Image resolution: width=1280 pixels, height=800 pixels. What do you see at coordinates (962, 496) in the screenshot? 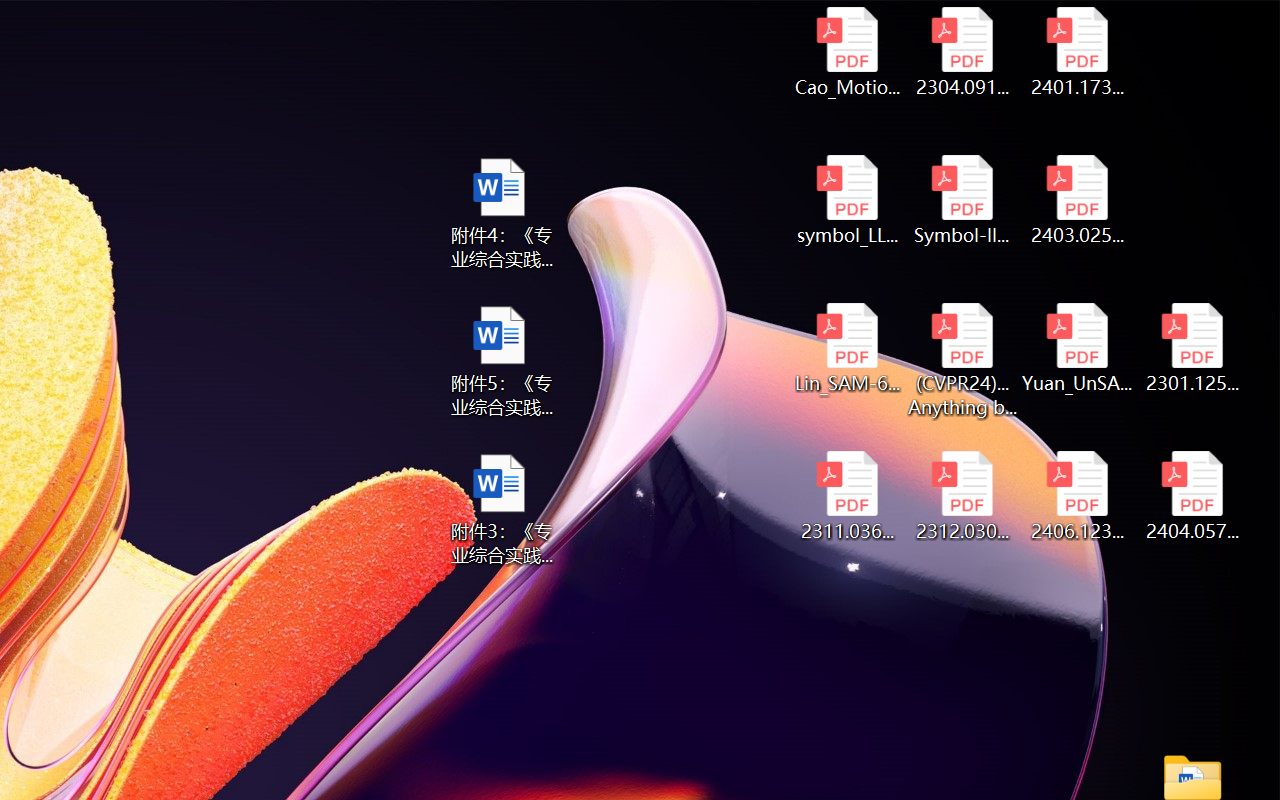
I see `'2312.03032v2.pdf'` at bounding box center [962, 496].